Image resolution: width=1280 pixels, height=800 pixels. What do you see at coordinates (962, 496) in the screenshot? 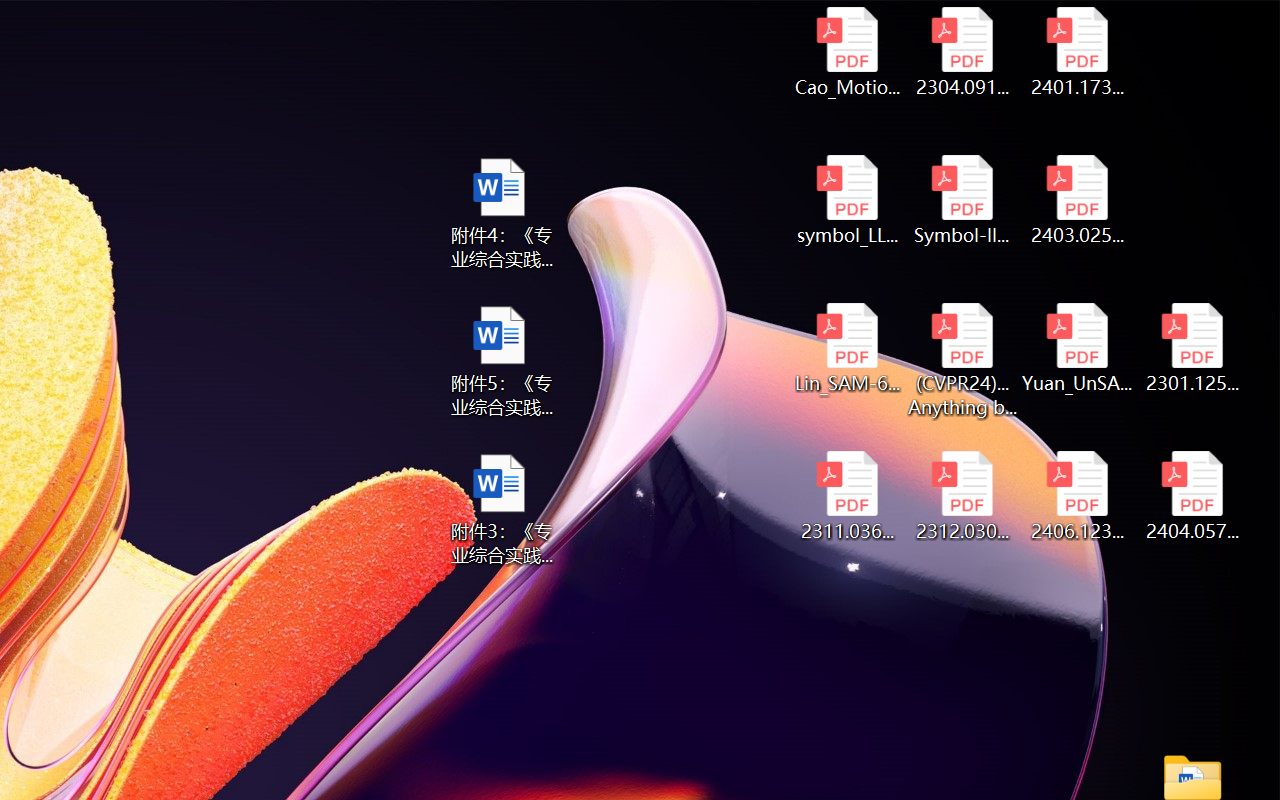
I see `'2312.03032v2.pdf'` at bounding box center [962, 496].